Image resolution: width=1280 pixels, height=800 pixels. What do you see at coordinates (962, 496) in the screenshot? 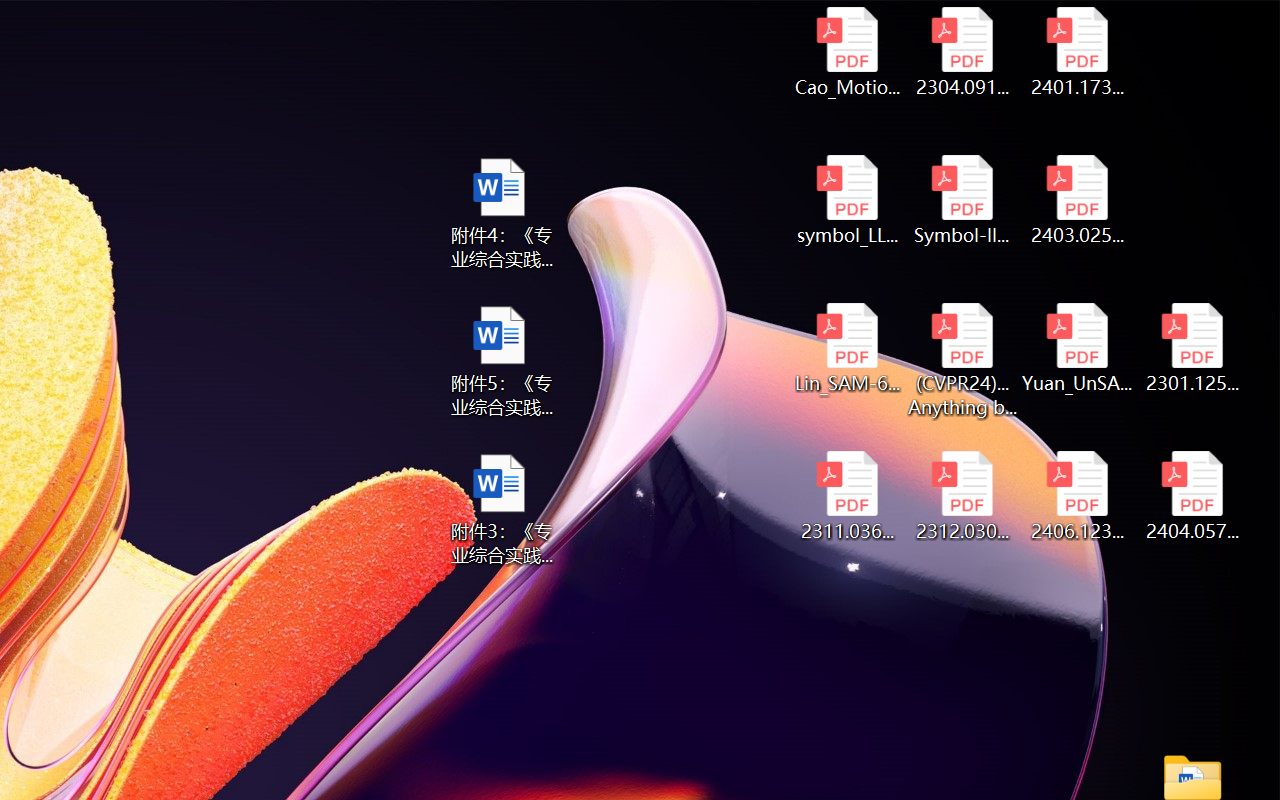
I see `'2312.03032v2.pdf'` at bounding box center [962, 496].